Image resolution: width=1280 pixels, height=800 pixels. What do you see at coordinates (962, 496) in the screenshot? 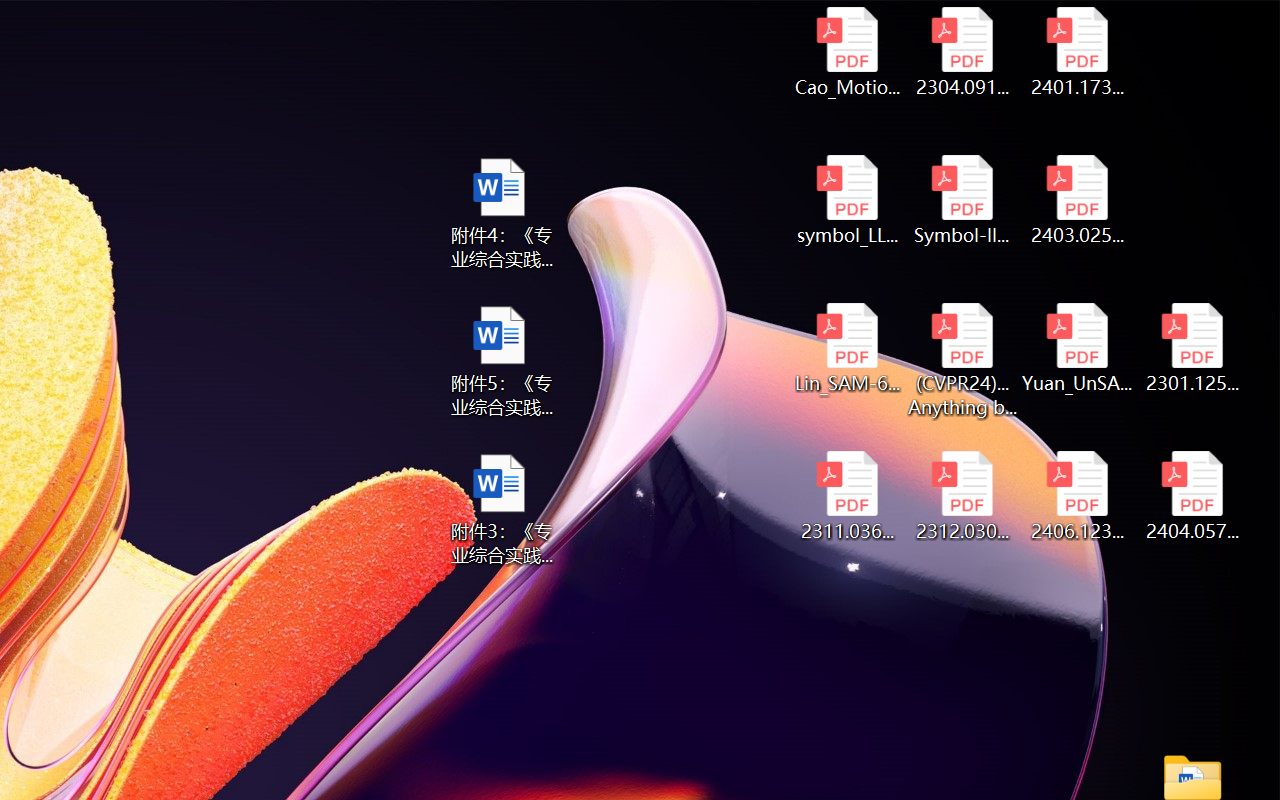
I see `'2312.03032v2.pdf'` at bounding box center [962, 496].